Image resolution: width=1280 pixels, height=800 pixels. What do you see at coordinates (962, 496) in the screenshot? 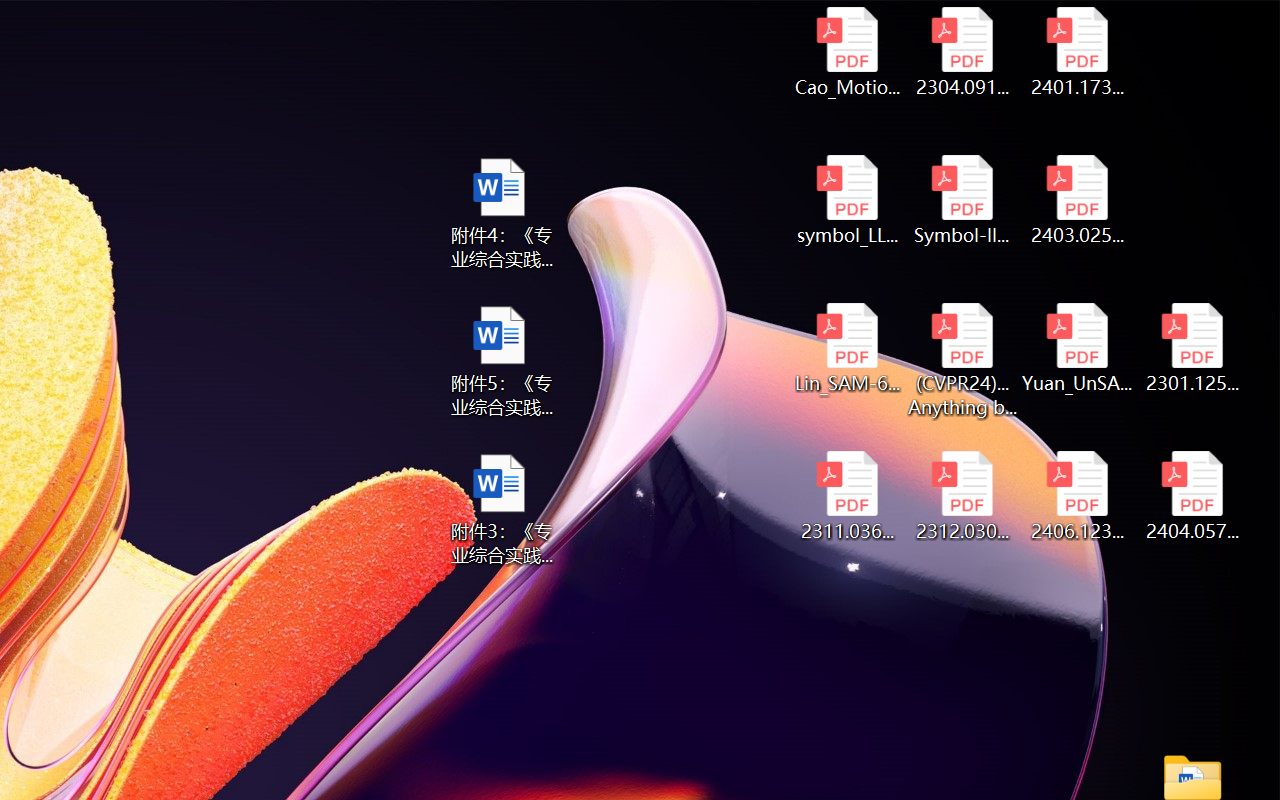
I see `'2312.03032v2.pdf'` at bounding box center [962, 496].